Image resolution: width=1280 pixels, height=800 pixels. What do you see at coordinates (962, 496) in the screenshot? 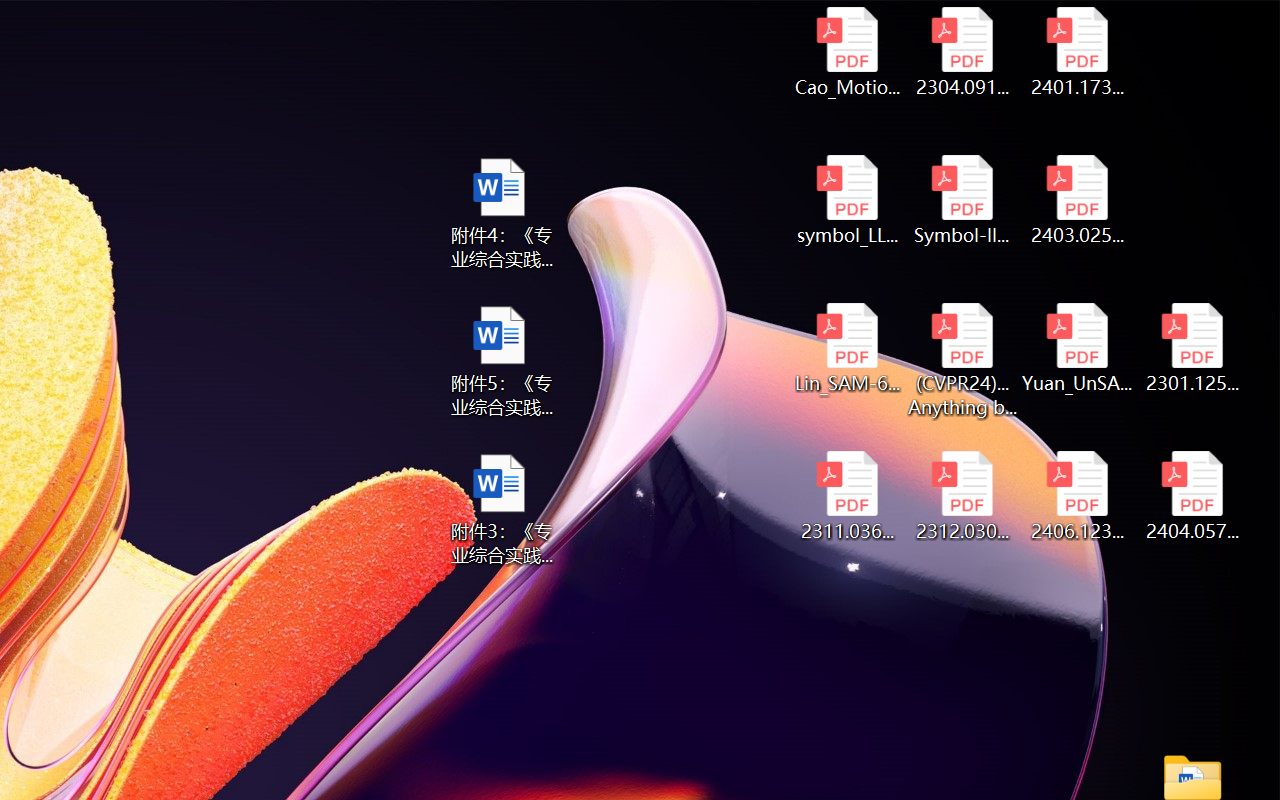
I see `'2312.03032v2.pdf'` at bounding box center [962, 496].